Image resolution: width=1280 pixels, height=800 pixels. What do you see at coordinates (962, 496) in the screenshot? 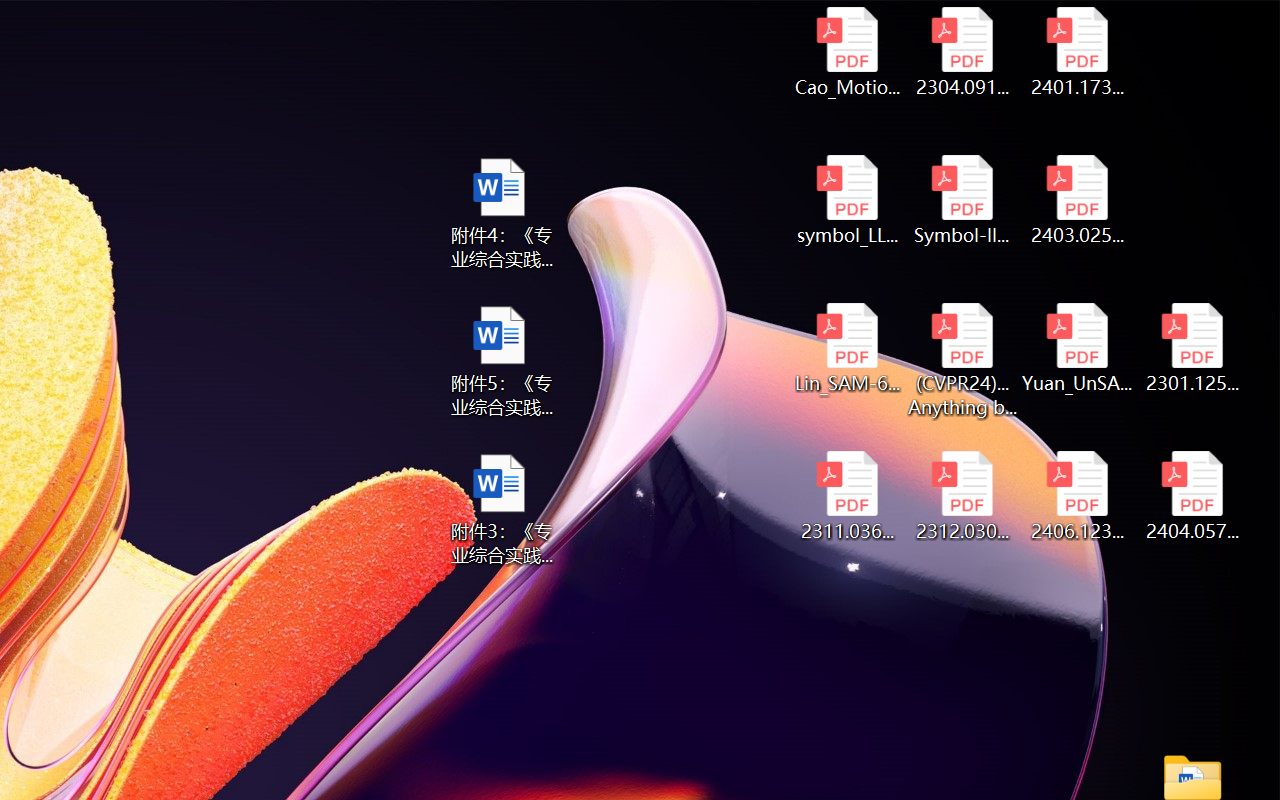
I see `'2312.03032v2.pdf'` at bounding box center [962, 496].